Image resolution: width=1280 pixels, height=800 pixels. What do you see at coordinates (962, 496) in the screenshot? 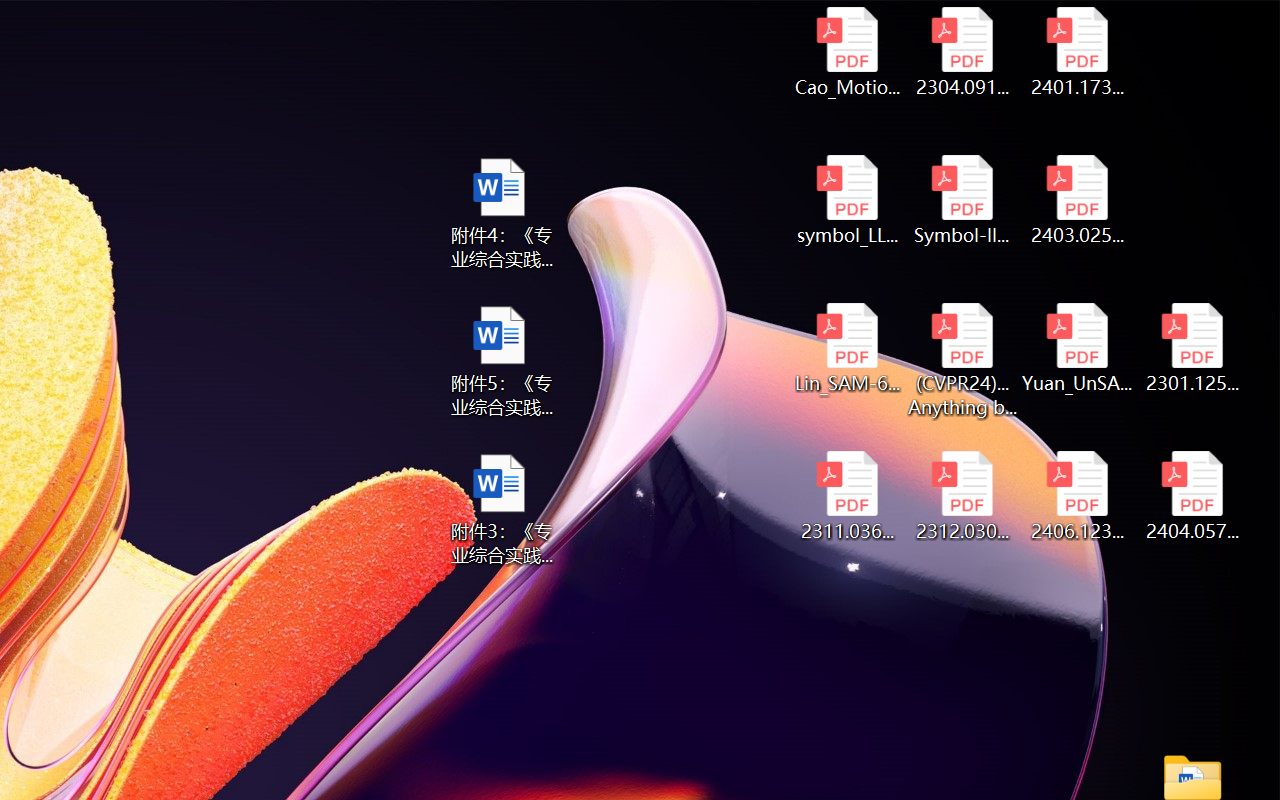
I see `'2312.03032v2.pdf'` at bounding box center [962, 496].